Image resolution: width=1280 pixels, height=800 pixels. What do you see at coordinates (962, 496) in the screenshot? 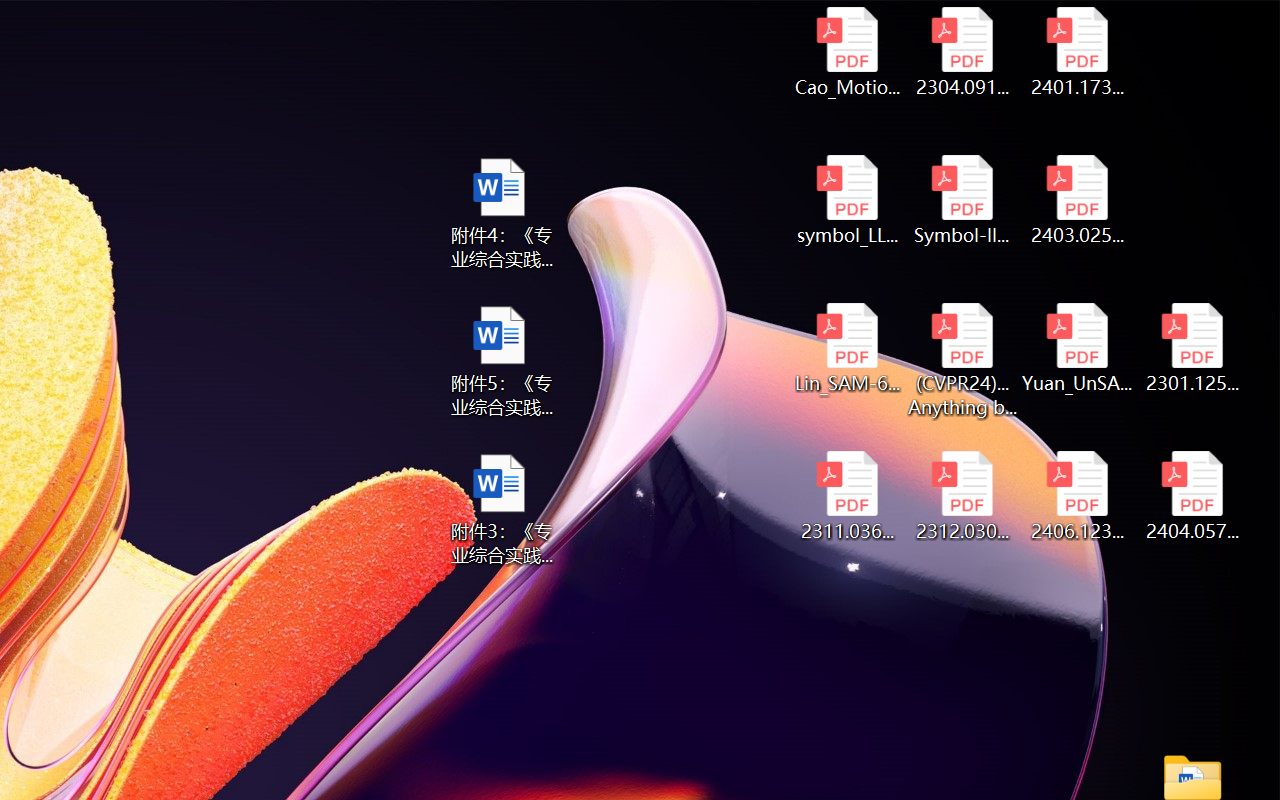
I see `'2312.03032v2.pdf'` at bounding box center [962, 496].